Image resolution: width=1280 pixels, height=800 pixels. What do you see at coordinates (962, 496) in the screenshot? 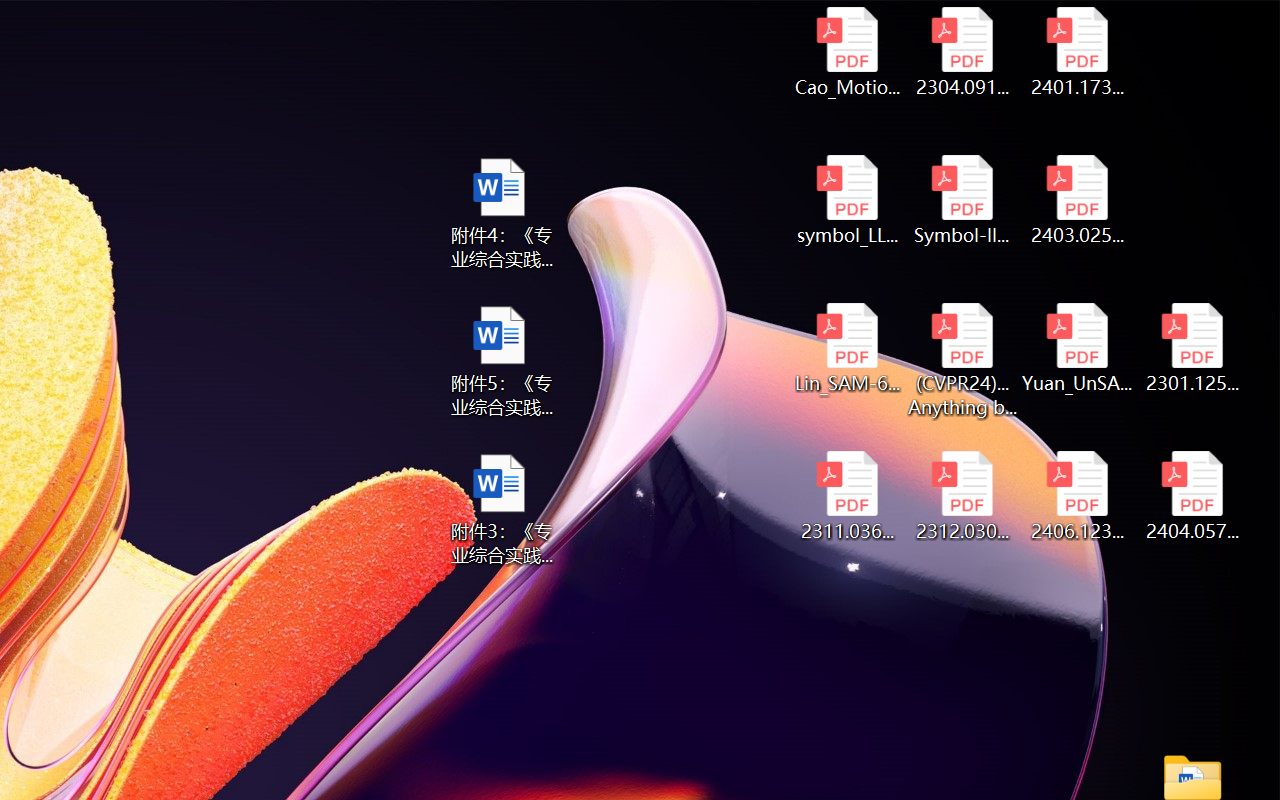
I see `'2312.03032v2.pdf'` at bounding box center [962, 496].